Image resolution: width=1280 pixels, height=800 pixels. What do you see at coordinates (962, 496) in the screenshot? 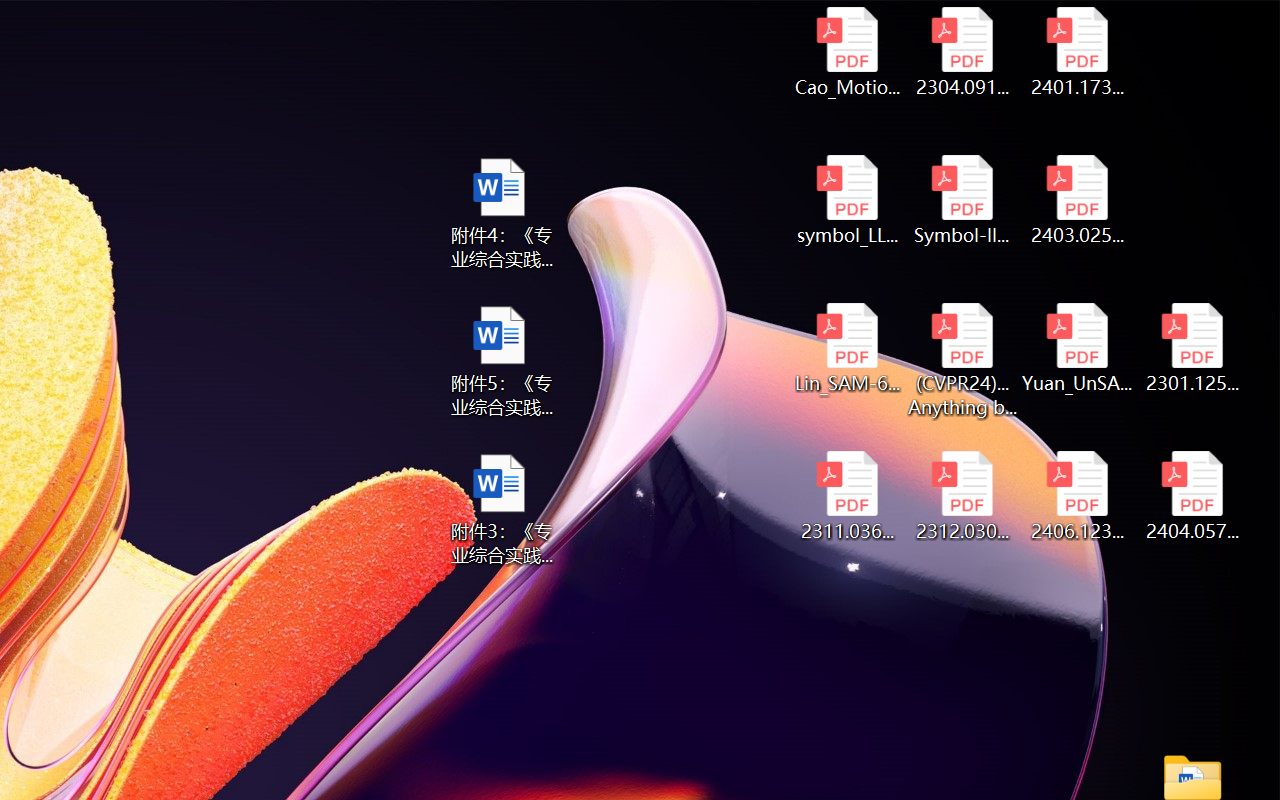
I see `'2312.03032v2.pdf'` at bounding box center [962, 496].